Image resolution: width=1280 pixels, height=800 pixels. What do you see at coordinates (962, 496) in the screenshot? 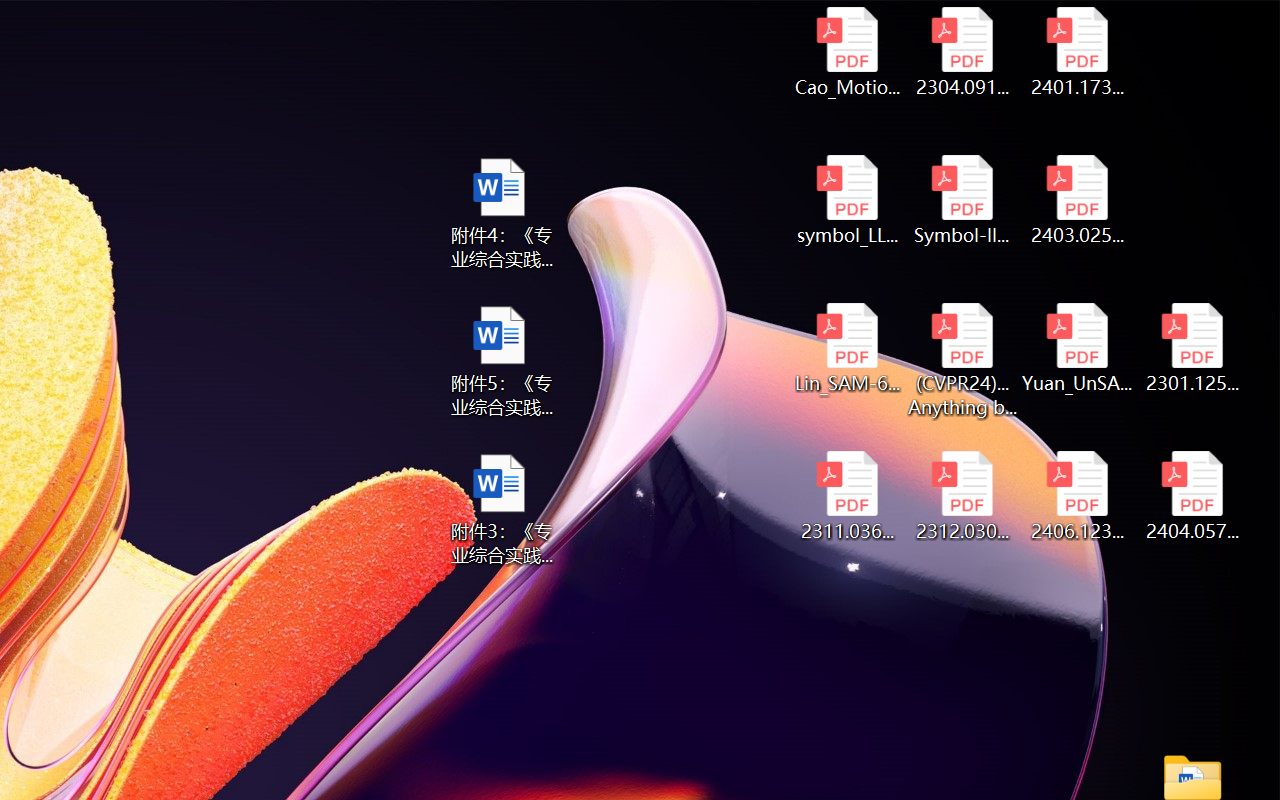
I see `'2312.03032v2.pdf'` at bounding box center [962, 496].